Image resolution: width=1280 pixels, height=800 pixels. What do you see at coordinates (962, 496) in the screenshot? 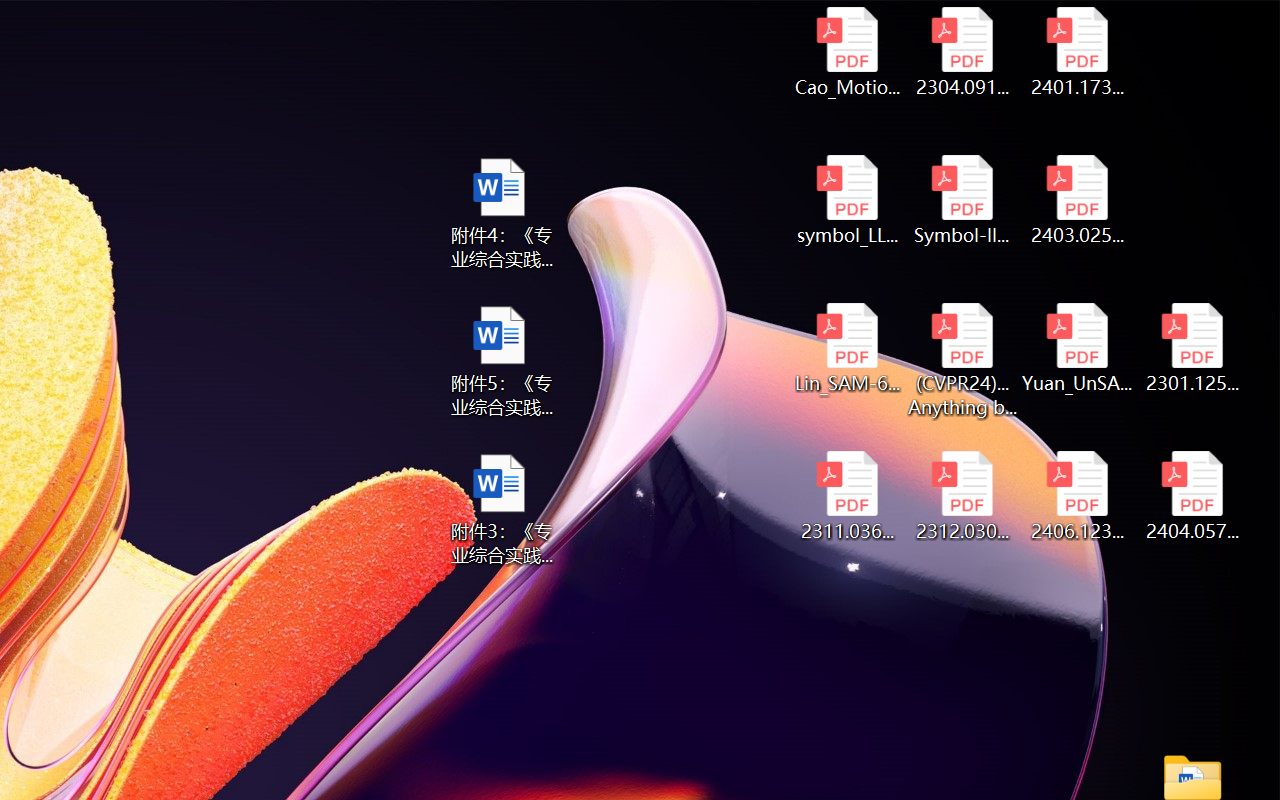
I see `'2312.03032v2.pdf'` at bounding box center [962, 496].